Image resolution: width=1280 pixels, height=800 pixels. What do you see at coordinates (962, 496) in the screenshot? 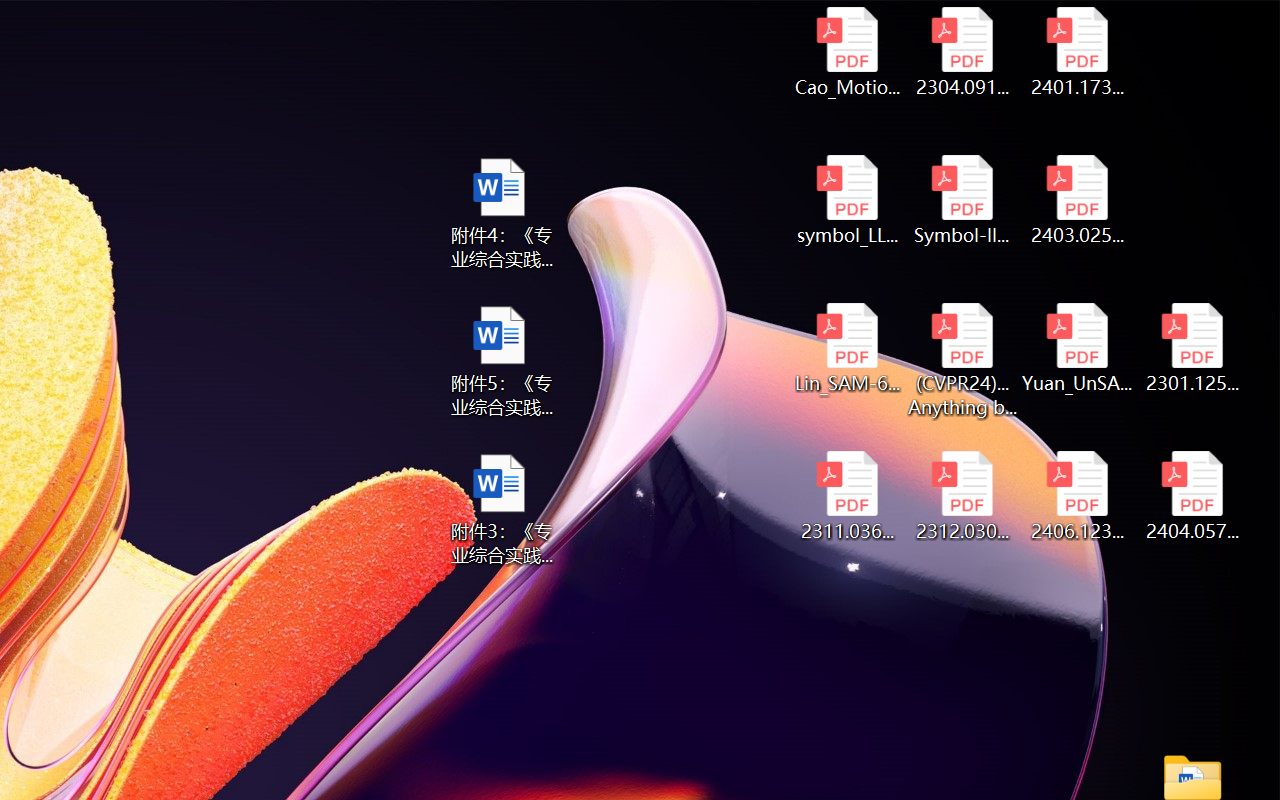
I see `'2312.03032v2.pdf'` at bounding box center [962, 496].